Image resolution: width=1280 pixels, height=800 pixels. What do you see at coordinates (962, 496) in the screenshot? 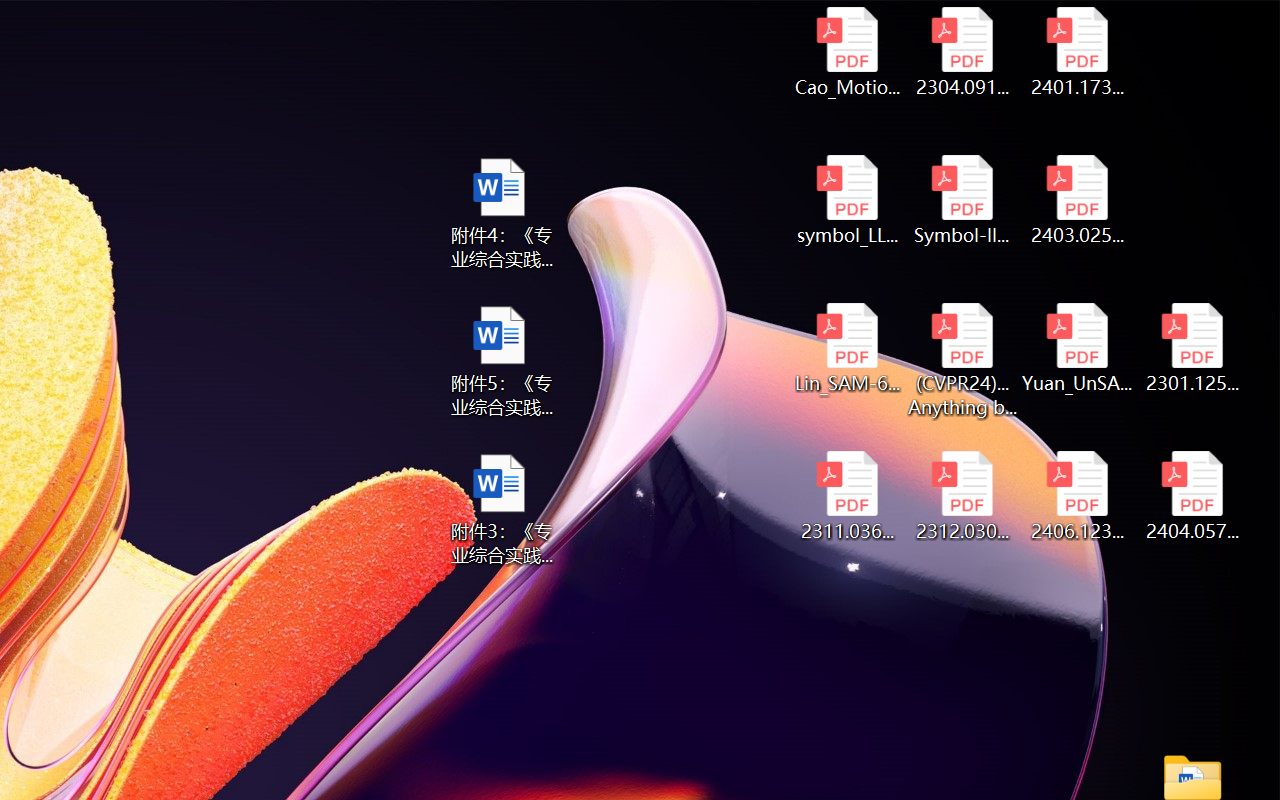
I see `'2312.03032v2.pdf'` at bounding box center [962, 496].